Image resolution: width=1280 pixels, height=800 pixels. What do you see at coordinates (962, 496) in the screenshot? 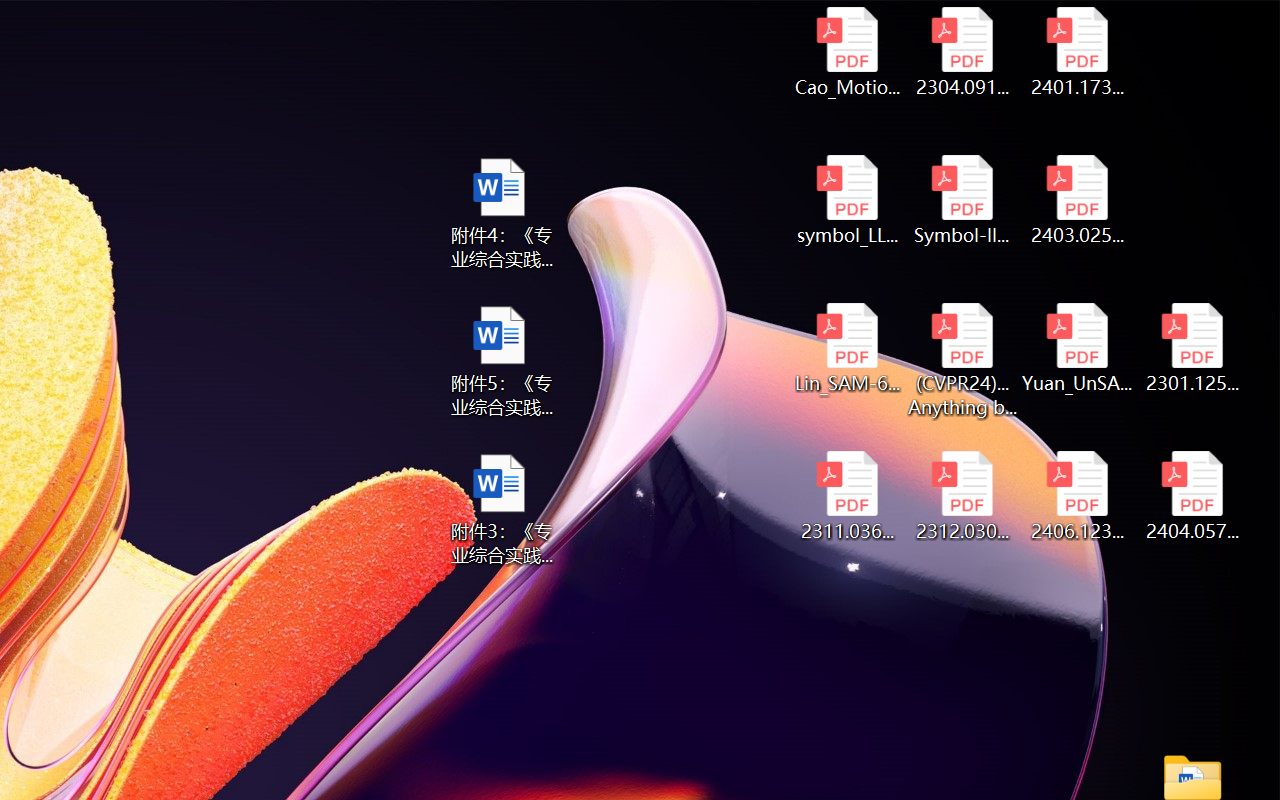
I see `'2312.03032v2.pdf'` at bounding box center [962, 496].